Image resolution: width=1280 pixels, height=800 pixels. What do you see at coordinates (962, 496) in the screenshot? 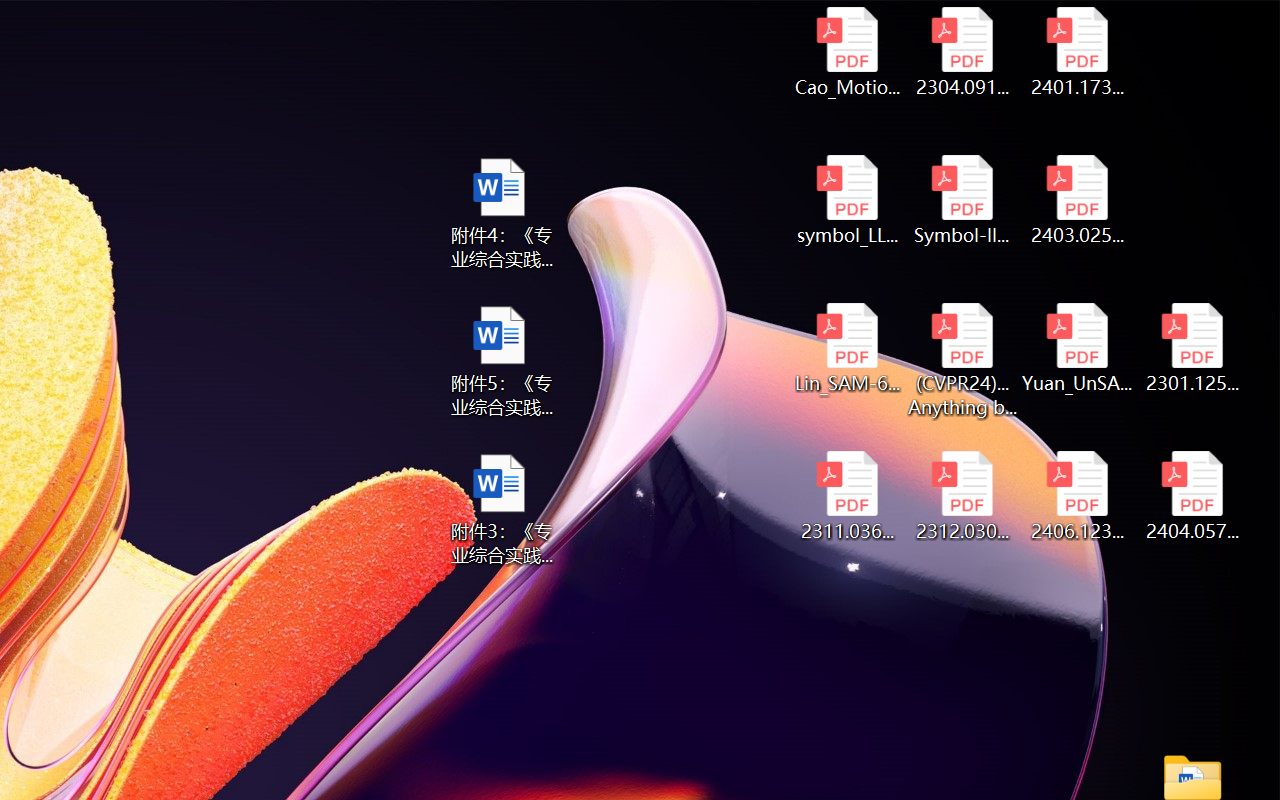
I see `'2312.03032v2.pdf'` at bounding box center [962, 496].